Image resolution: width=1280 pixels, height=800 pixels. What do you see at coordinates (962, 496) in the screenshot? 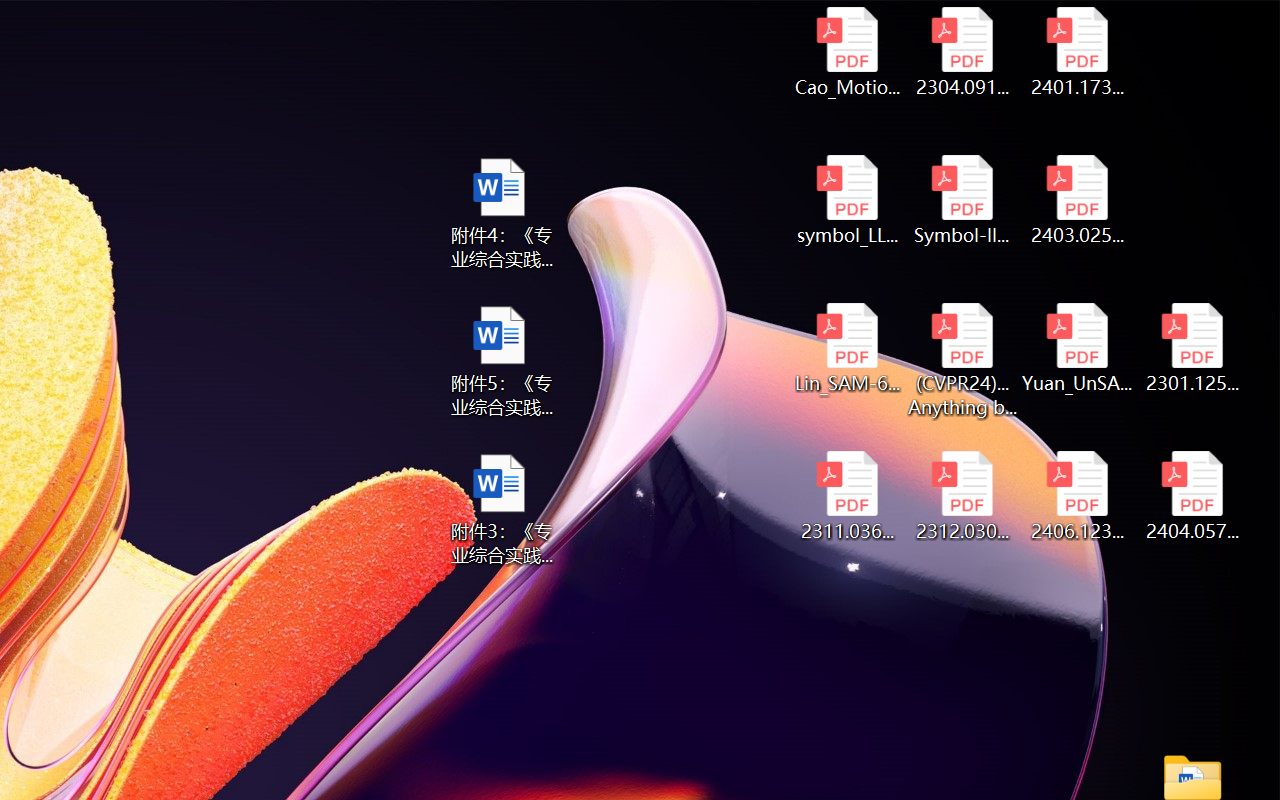
I see `'2312.03032v2.pdf'` at bounding box center [962, 496].